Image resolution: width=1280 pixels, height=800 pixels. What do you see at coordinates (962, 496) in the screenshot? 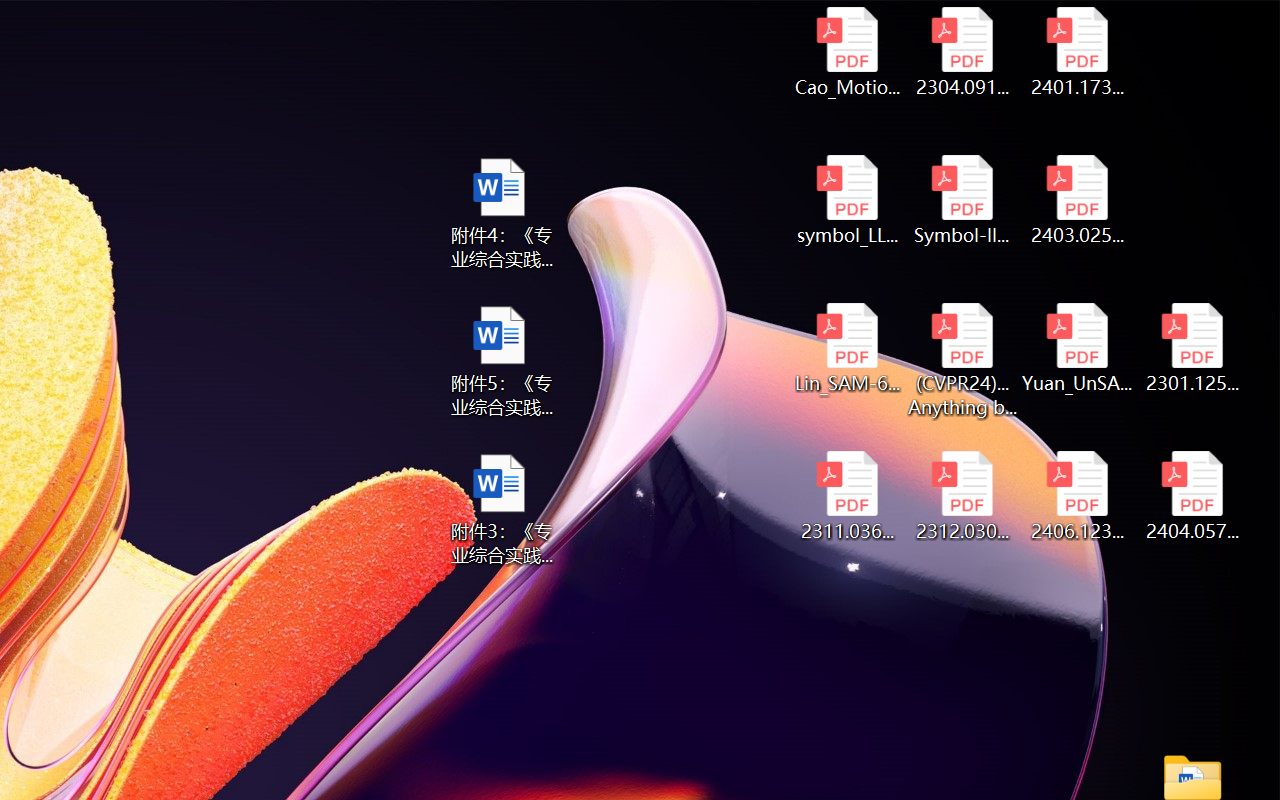
I see `'2312.03032v2.pdf'` at bounding box center [962, 496].